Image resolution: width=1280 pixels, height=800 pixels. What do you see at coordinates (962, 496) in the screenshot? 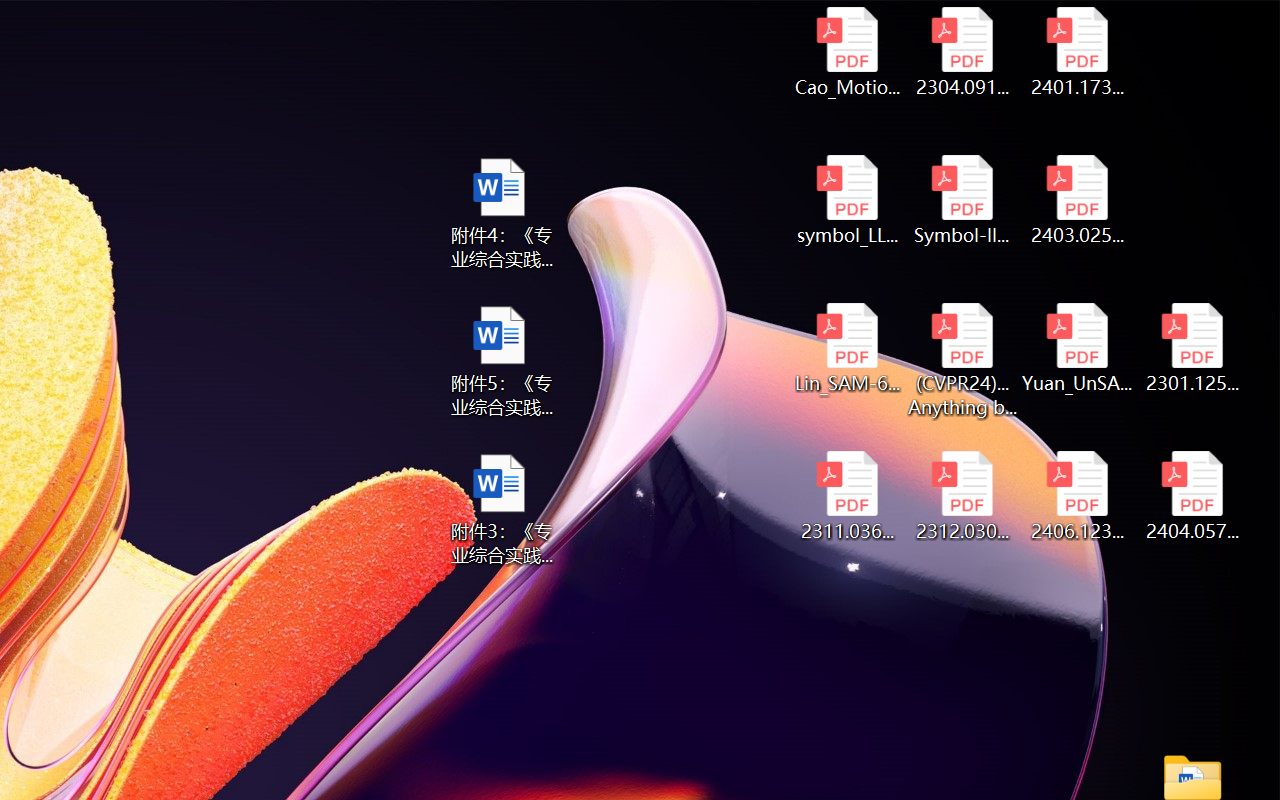
I see `'2312.03032v2.pdf'` at bounding box center [962, 496].